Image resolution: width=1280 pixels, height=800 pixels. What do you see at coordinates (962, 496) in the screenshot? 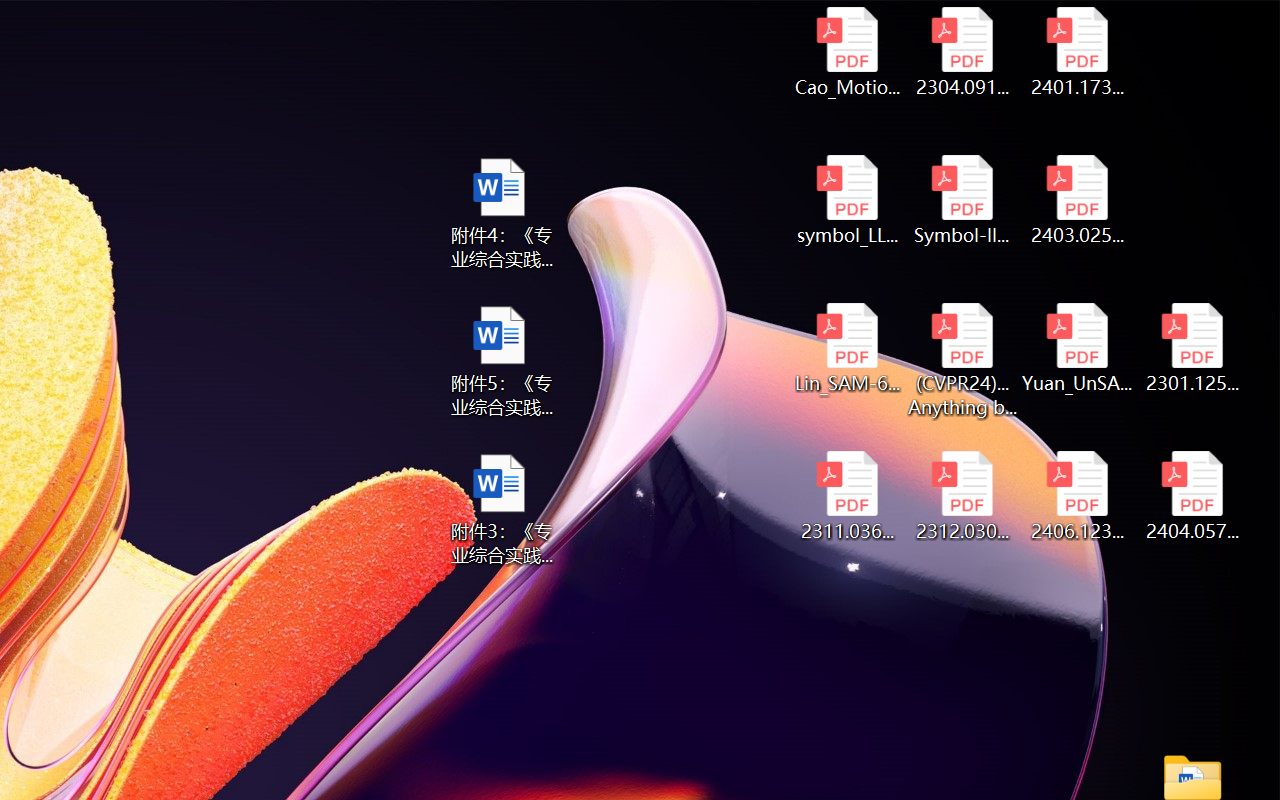
I see `'2312.03032v2.pdf'` at bounding box center [962, 496].